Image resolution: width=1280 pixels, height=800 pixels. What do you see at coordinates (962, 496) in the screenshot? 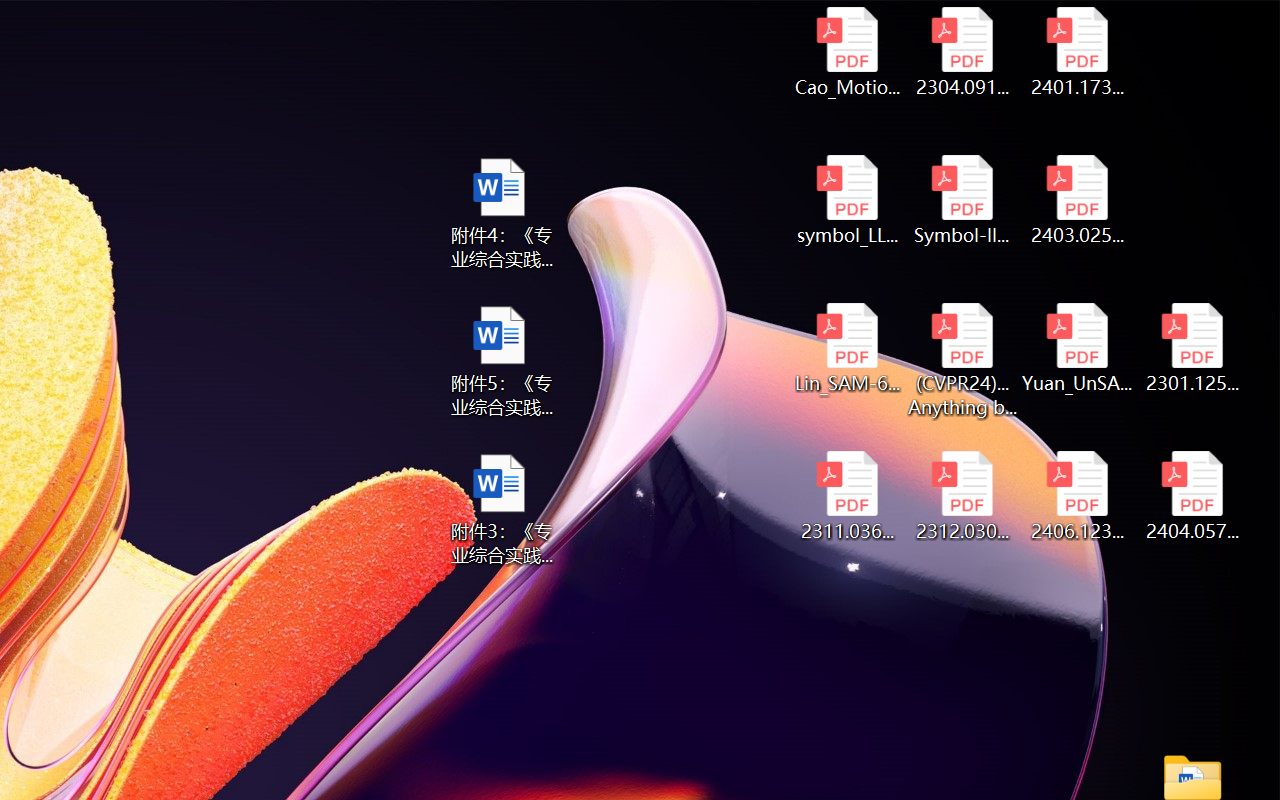
I see `'2312.03032v2.pdf'` at bounding box center [962, 496].